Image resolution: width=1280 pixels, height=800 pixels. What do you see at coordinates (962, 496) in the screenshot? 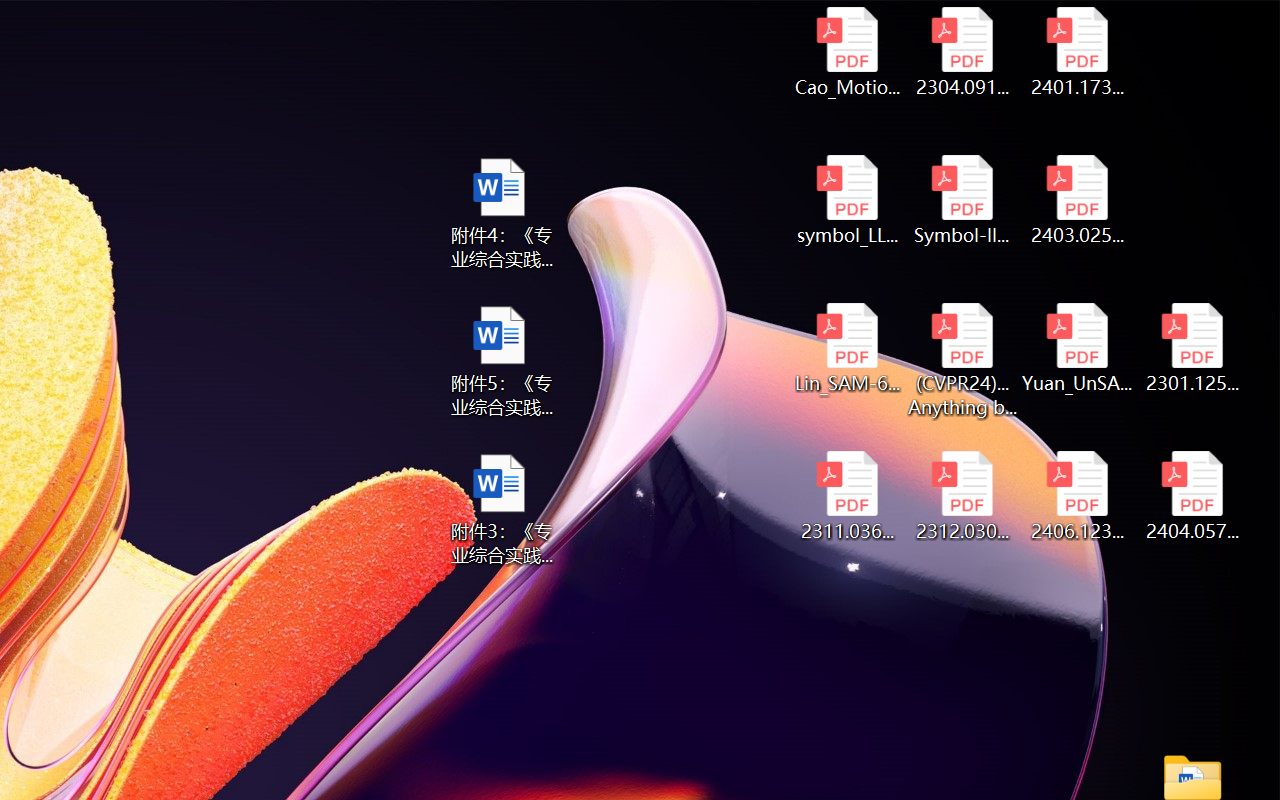
I see `'2312.03032v2.pdf'` at bounding box center [962, 496].